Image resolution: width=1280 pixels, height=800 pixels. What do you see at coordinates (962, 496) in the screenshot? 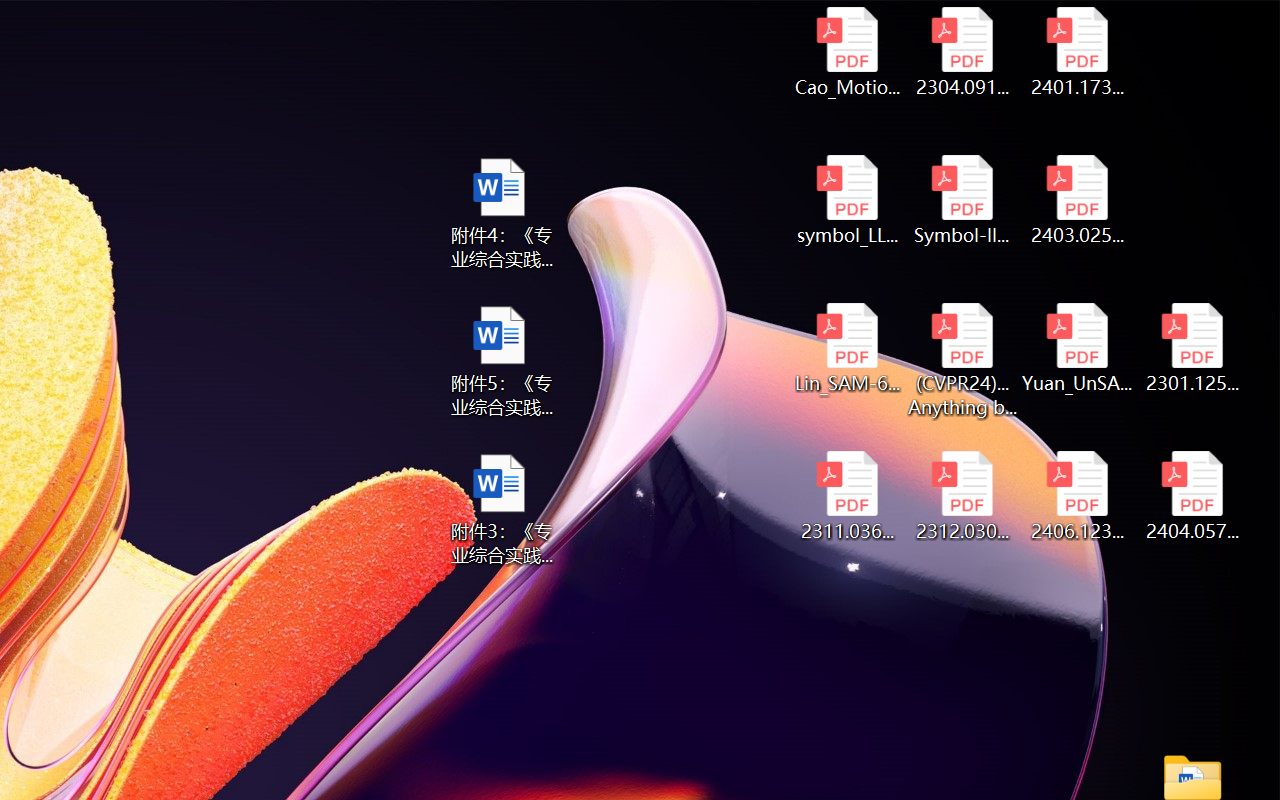
I see `'2312.03032v2.pdf'` at bounding box center [962, 496].